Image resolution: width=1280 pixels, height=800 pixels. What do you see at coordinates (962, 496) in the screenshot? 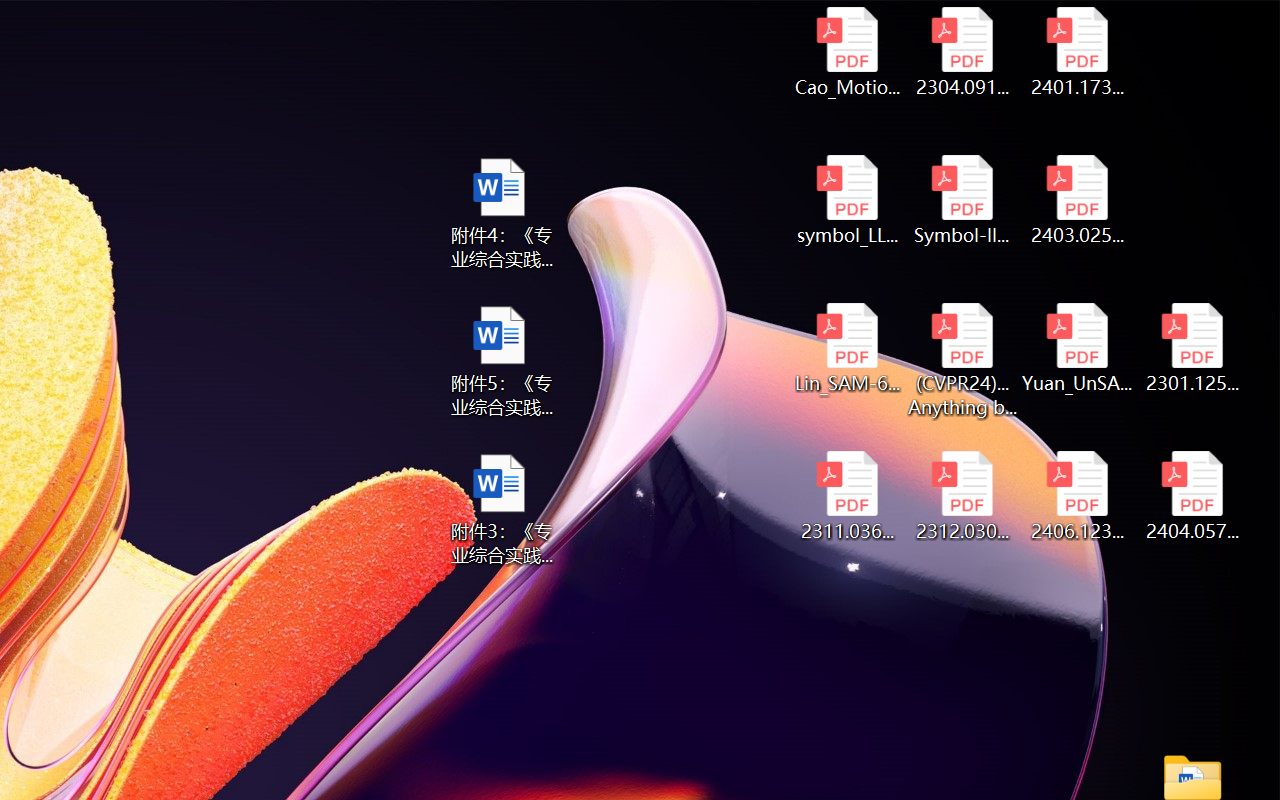
I see `'2312.03032v2.pdf'` at bounding box center [962, 496].